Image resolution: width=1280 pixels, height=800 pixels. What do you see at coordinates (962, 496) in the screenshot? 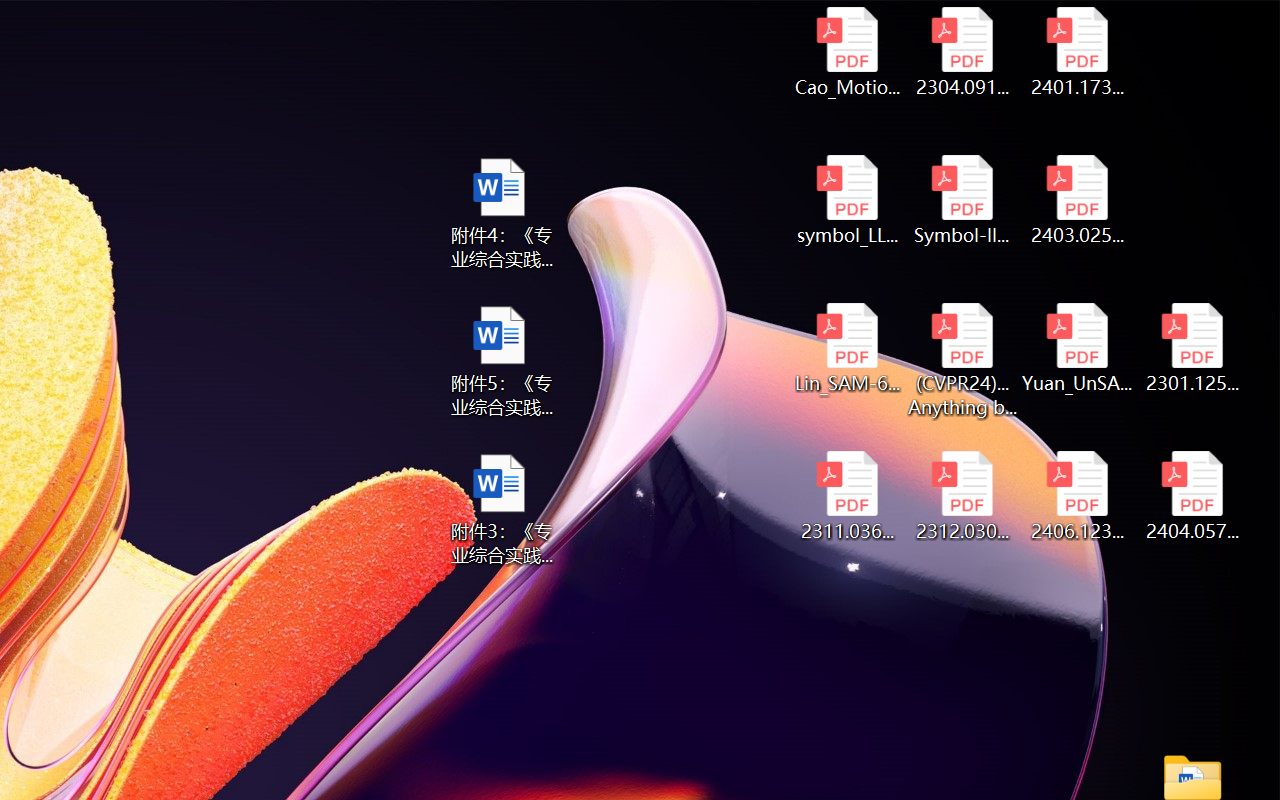
I see `'2312.03032v2.pdf'` at bounding box center [962, 496].